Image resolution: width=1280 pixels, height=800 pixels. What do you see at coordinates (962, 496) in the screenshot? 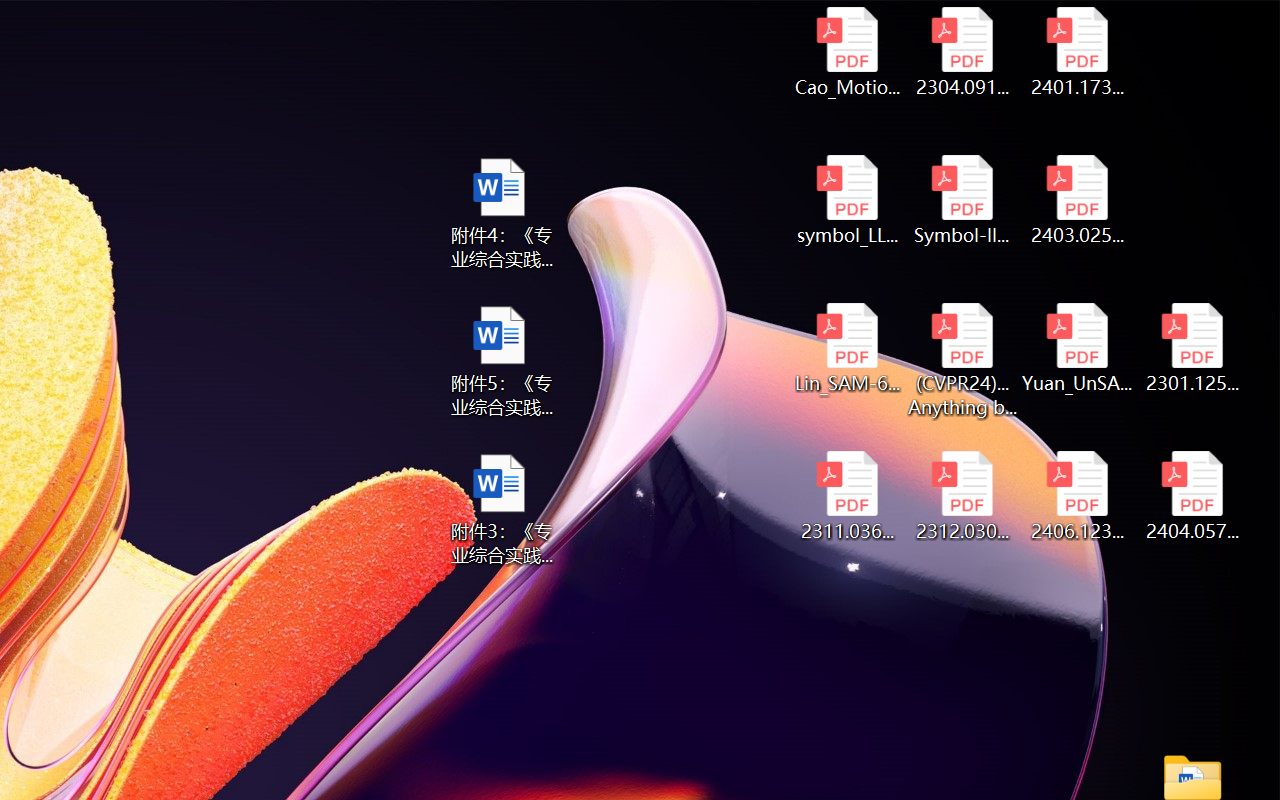
I see `'2312.03032v2.pdf'` at bounding box center [962, 496].